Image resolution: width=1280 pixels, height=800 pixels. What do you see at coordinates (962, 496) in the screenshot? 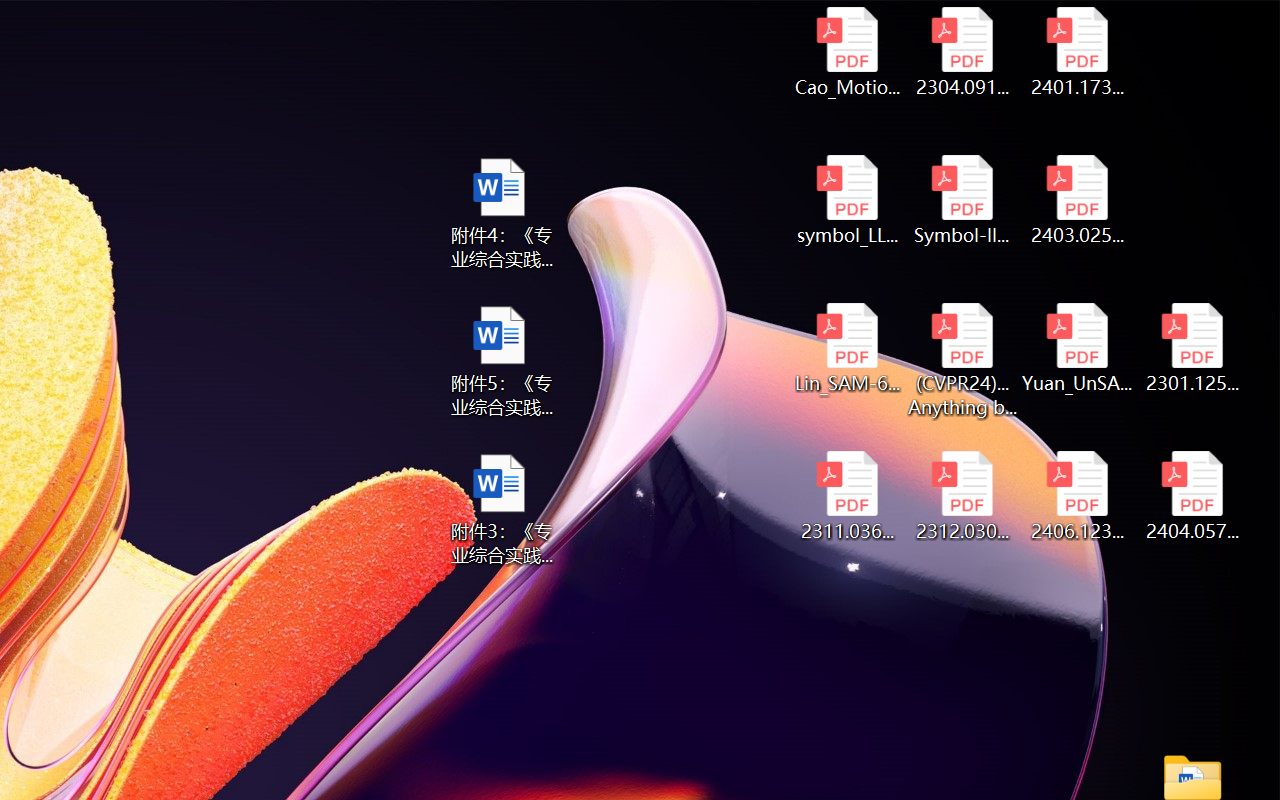
I see `'2312.03032v2.pdf'` at bounding box center [962, 496].